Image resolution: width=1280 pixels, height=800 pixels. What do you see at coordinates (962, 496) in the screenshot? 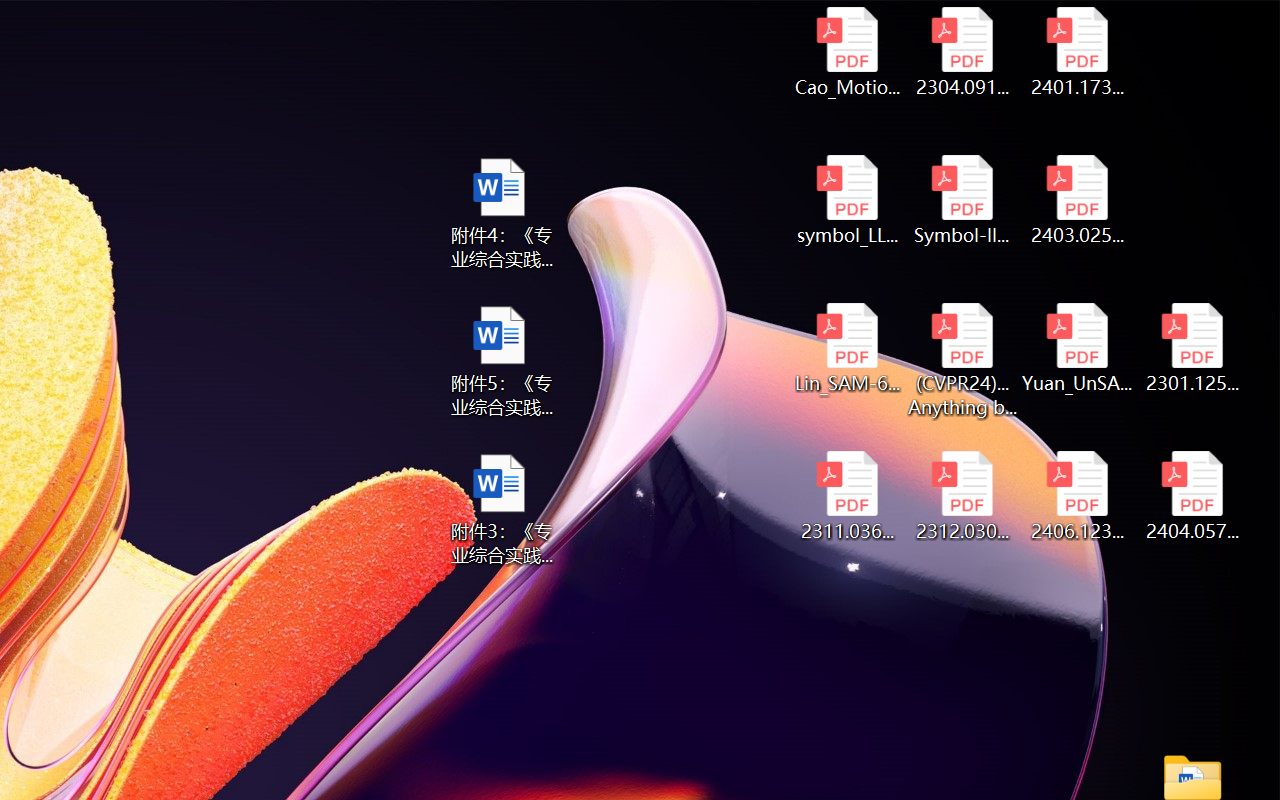
I see `'2312.03032v2.pdf'` at bounding box center [962, 496].